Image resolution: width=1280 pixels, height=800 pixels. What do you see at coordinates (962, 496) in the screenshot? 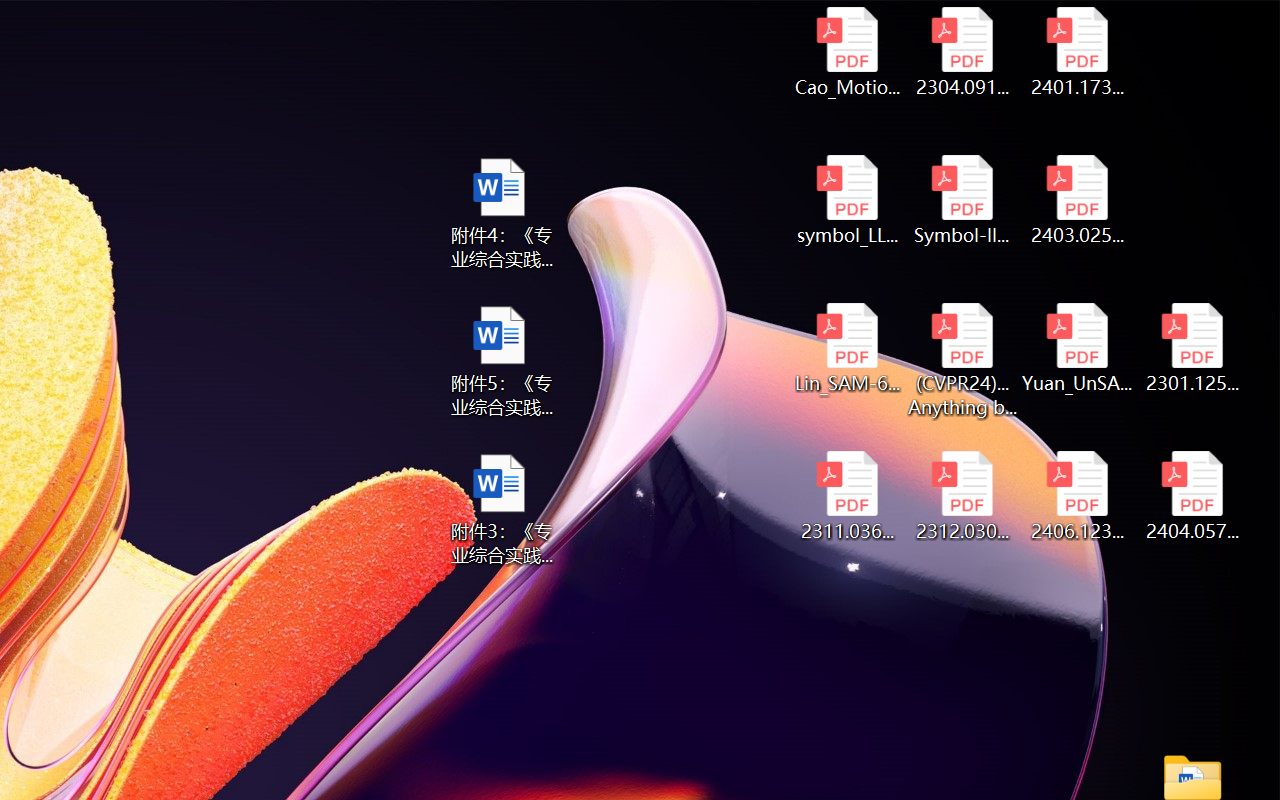
I see `'2312.03032v2.pdf'` at bounding box center [962, 496].